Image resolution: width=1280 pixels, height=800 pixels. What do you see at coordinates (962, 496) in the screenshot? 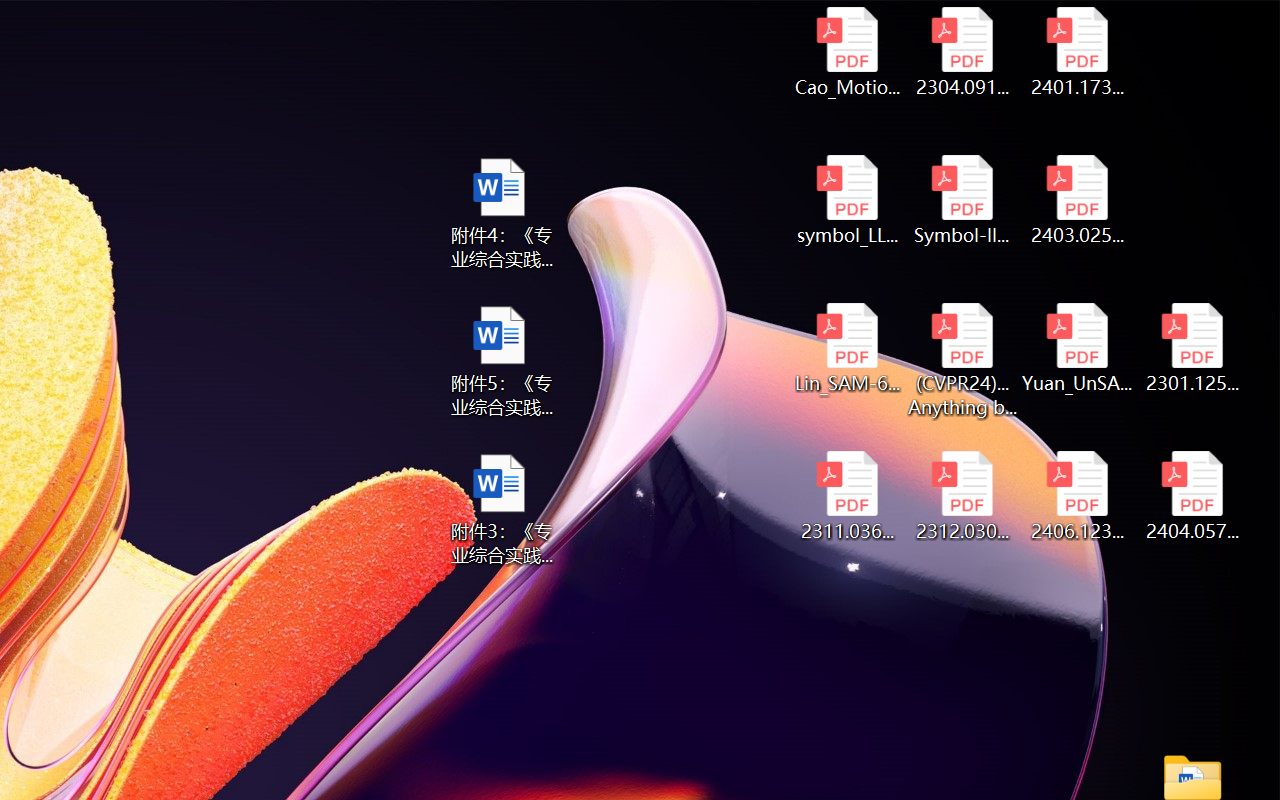
I see `'2312.03032v2.pdf'` at bounding box center [962, 496].